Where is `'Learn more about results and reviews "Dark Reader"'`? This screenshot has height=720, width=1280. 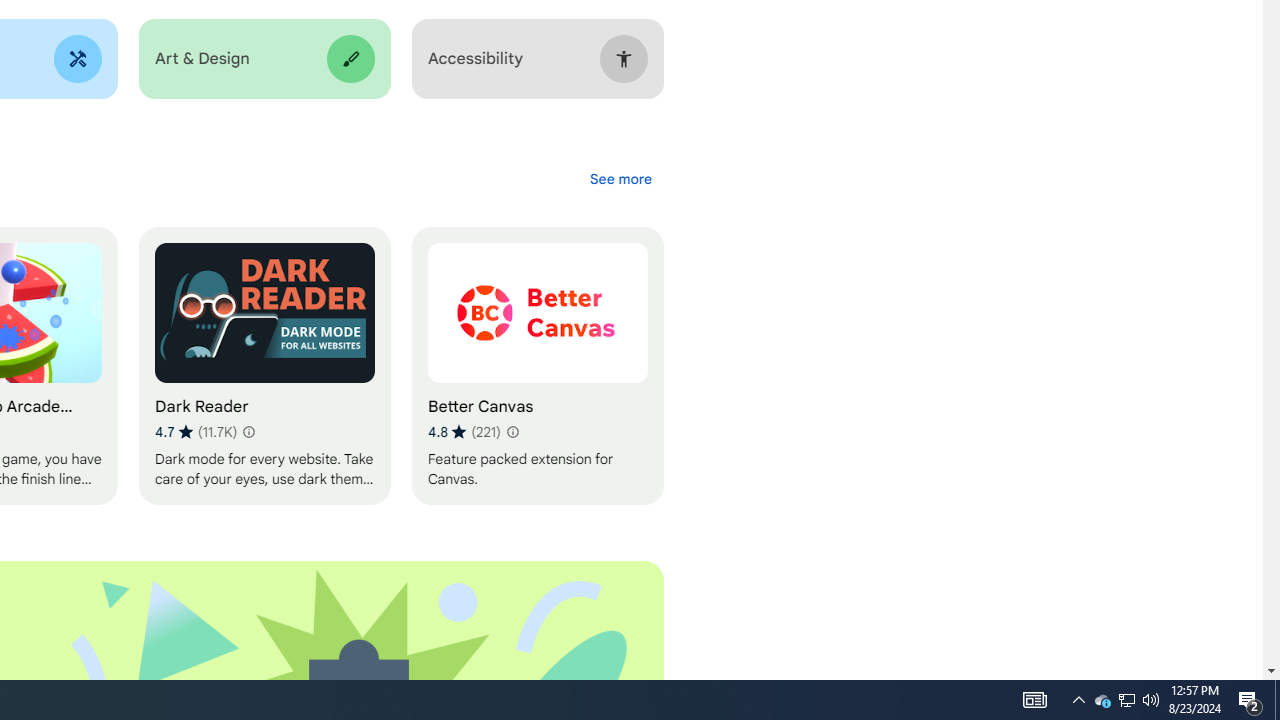
'Learn more about results and reviews "Dark Reader"' is located at coordinates (246, 431).